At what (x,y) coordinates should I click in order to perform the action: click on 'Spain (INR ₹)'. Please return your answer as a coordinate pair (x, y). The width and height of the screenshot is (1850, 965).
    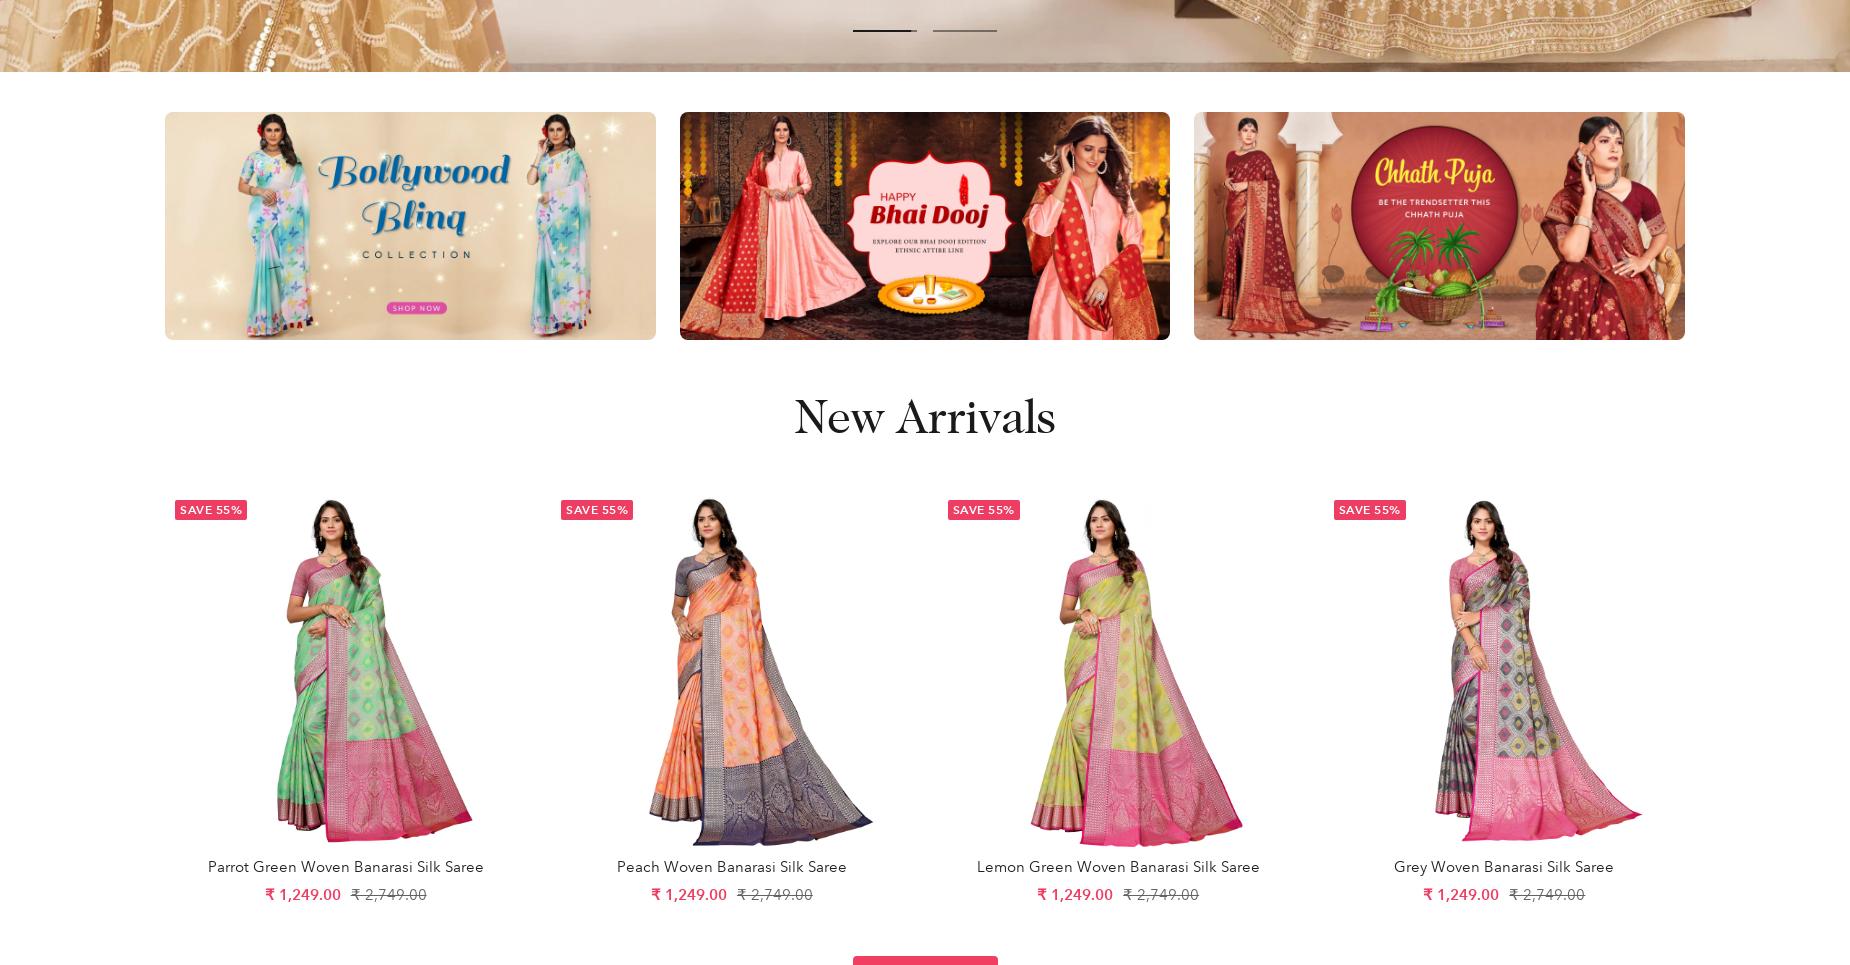
    Looking at the image, I should click on (1501, 95).